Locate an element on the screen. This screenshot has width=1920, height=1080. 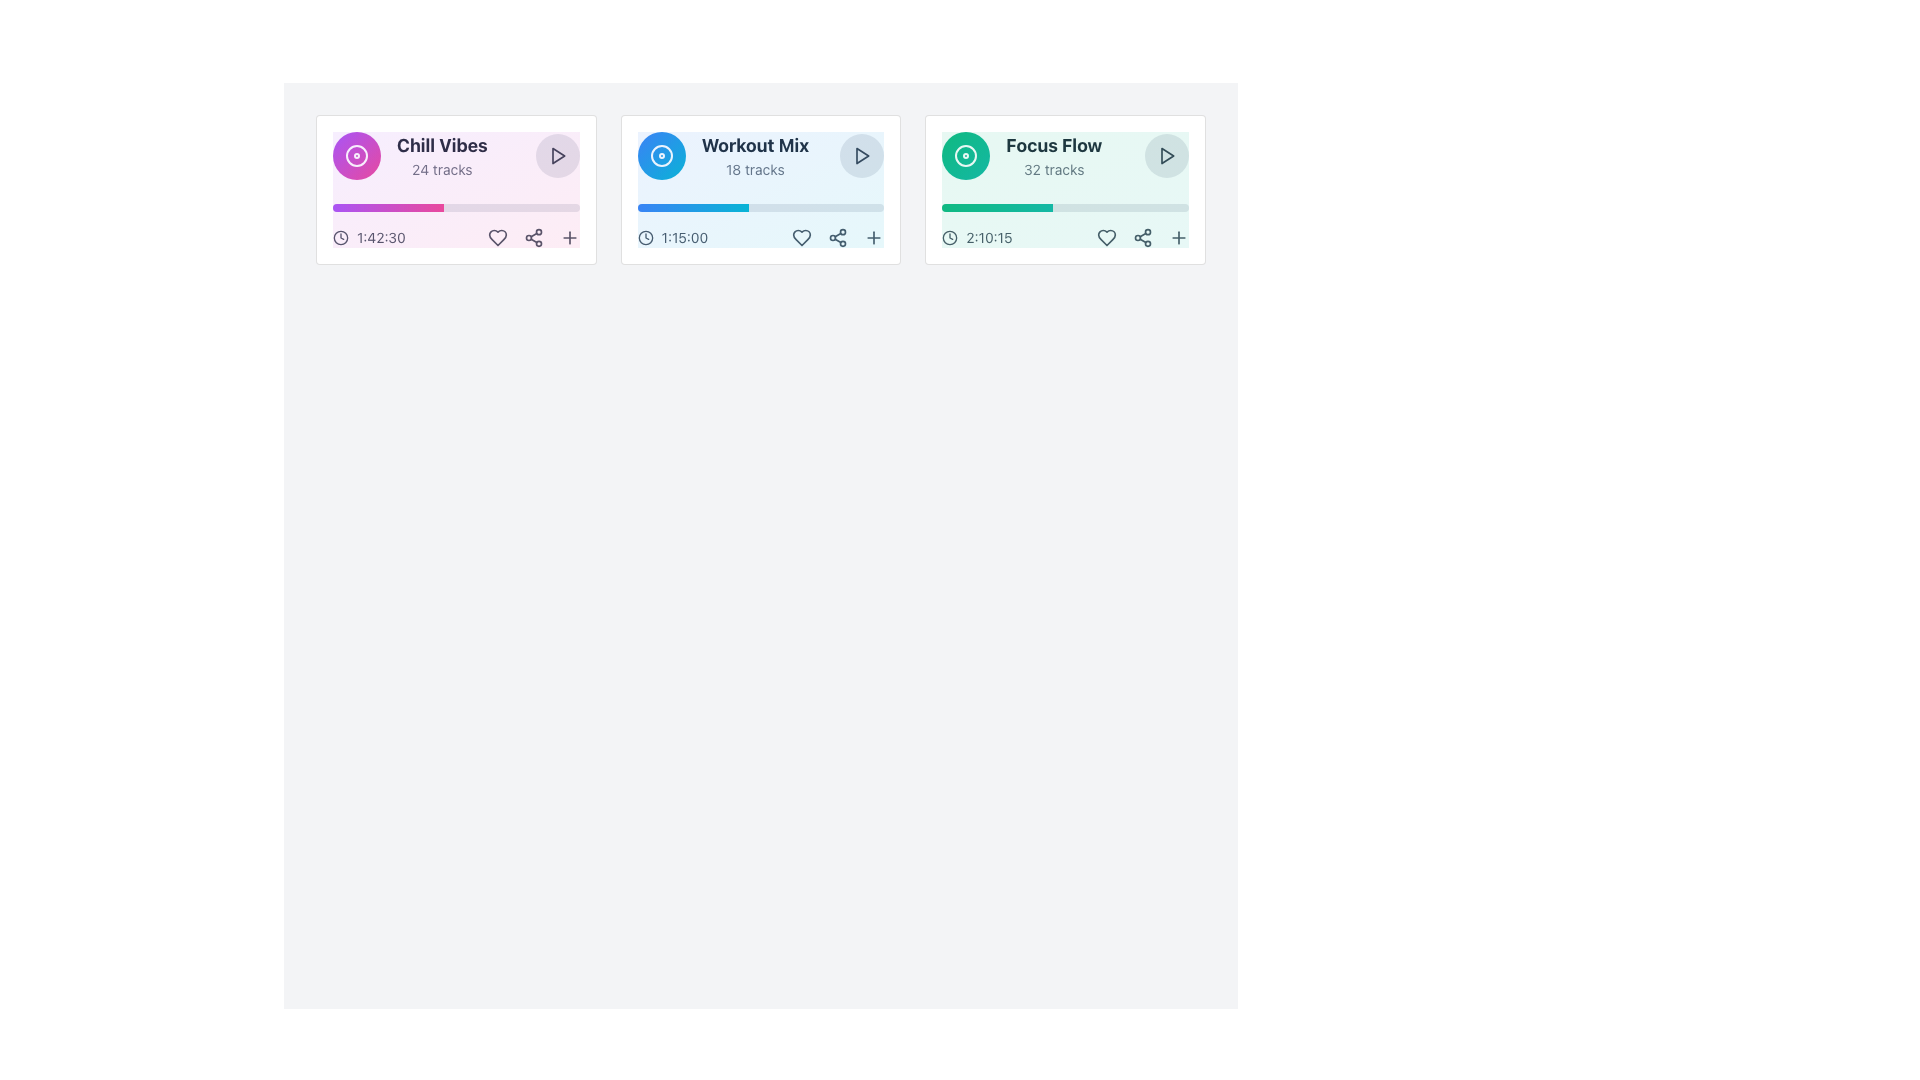
text from the top-right card in the grid layout, which displays 'Focus Flow 32 tracks' in bold, dark gray text on a light-colored background is located at coordinates (1053, 154).